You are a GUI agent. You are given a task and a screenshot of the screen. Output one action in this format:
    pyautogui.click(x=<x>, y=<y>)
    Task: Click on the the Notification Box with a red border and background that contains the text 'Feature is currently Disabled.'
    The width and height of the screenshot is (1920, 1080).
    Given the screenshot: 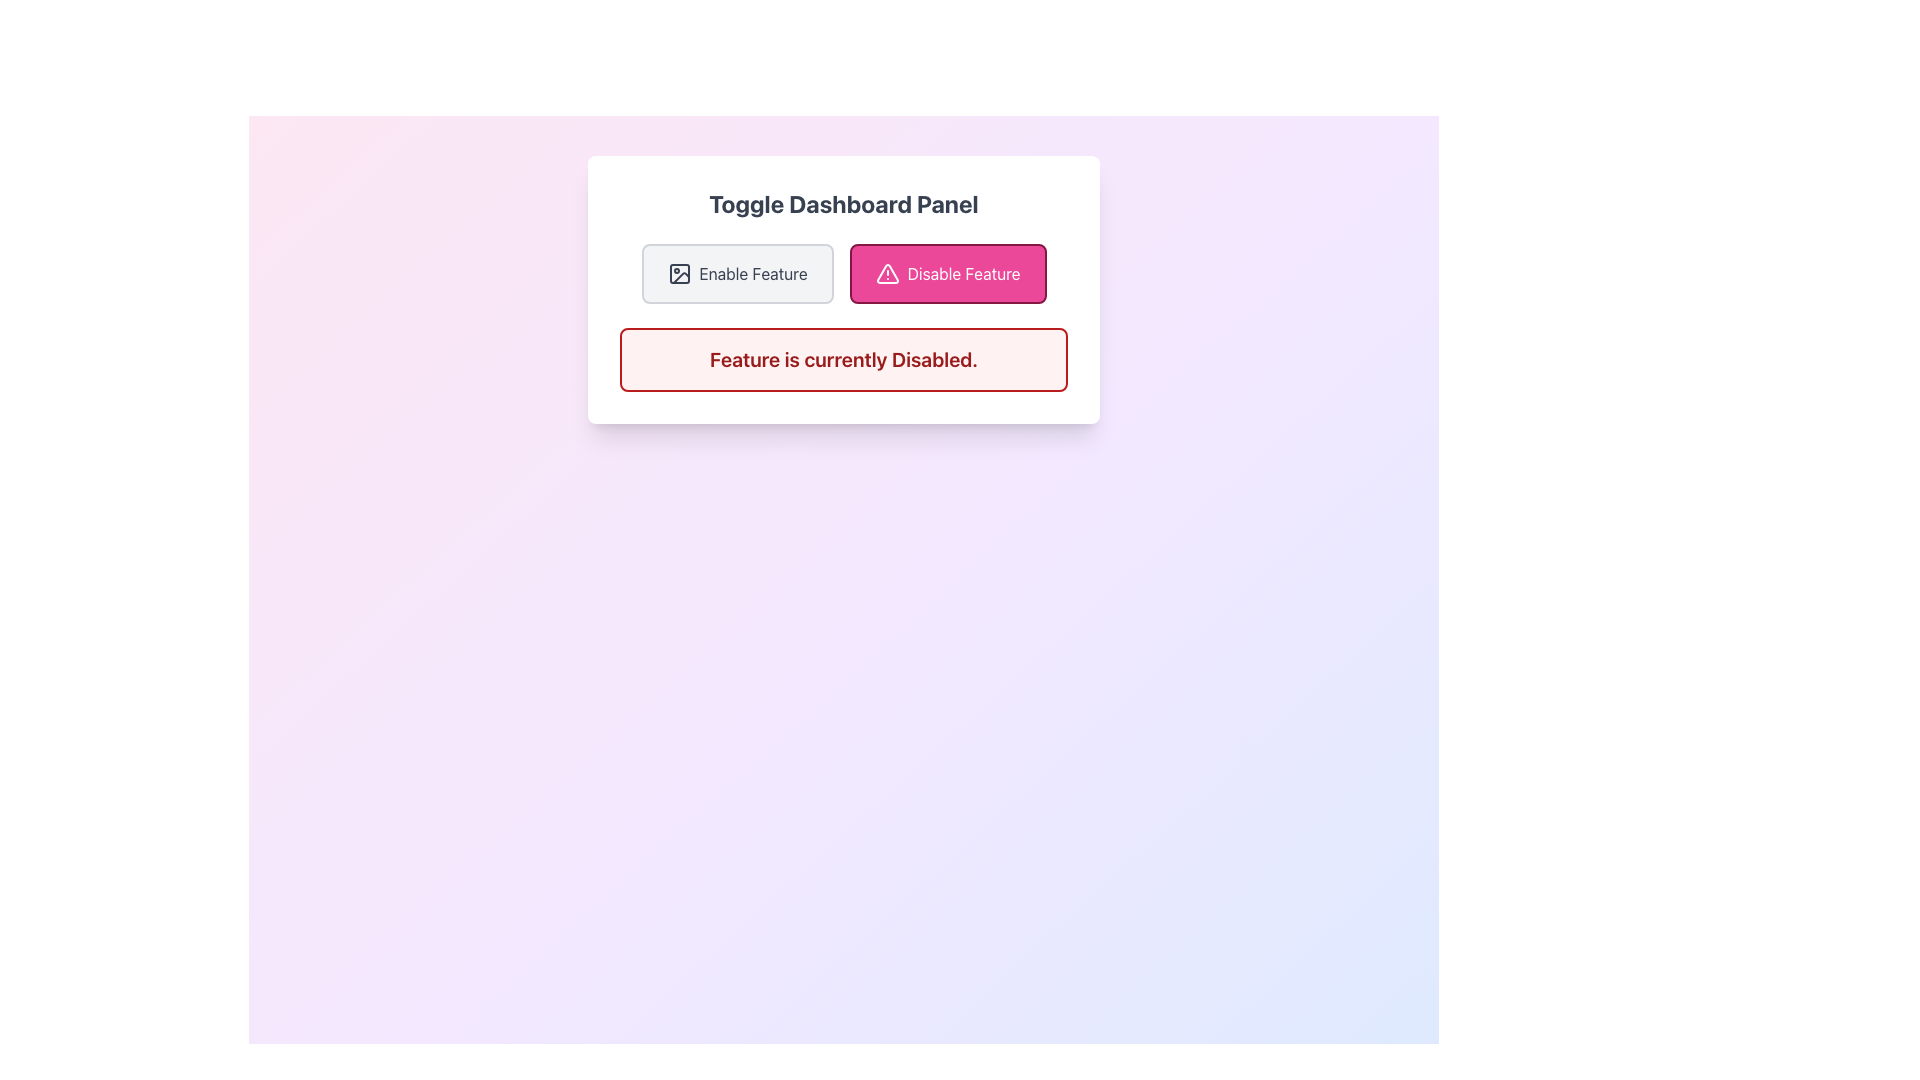 What is the action you would take?
    pyautogui.click(x=844, y=358)
    